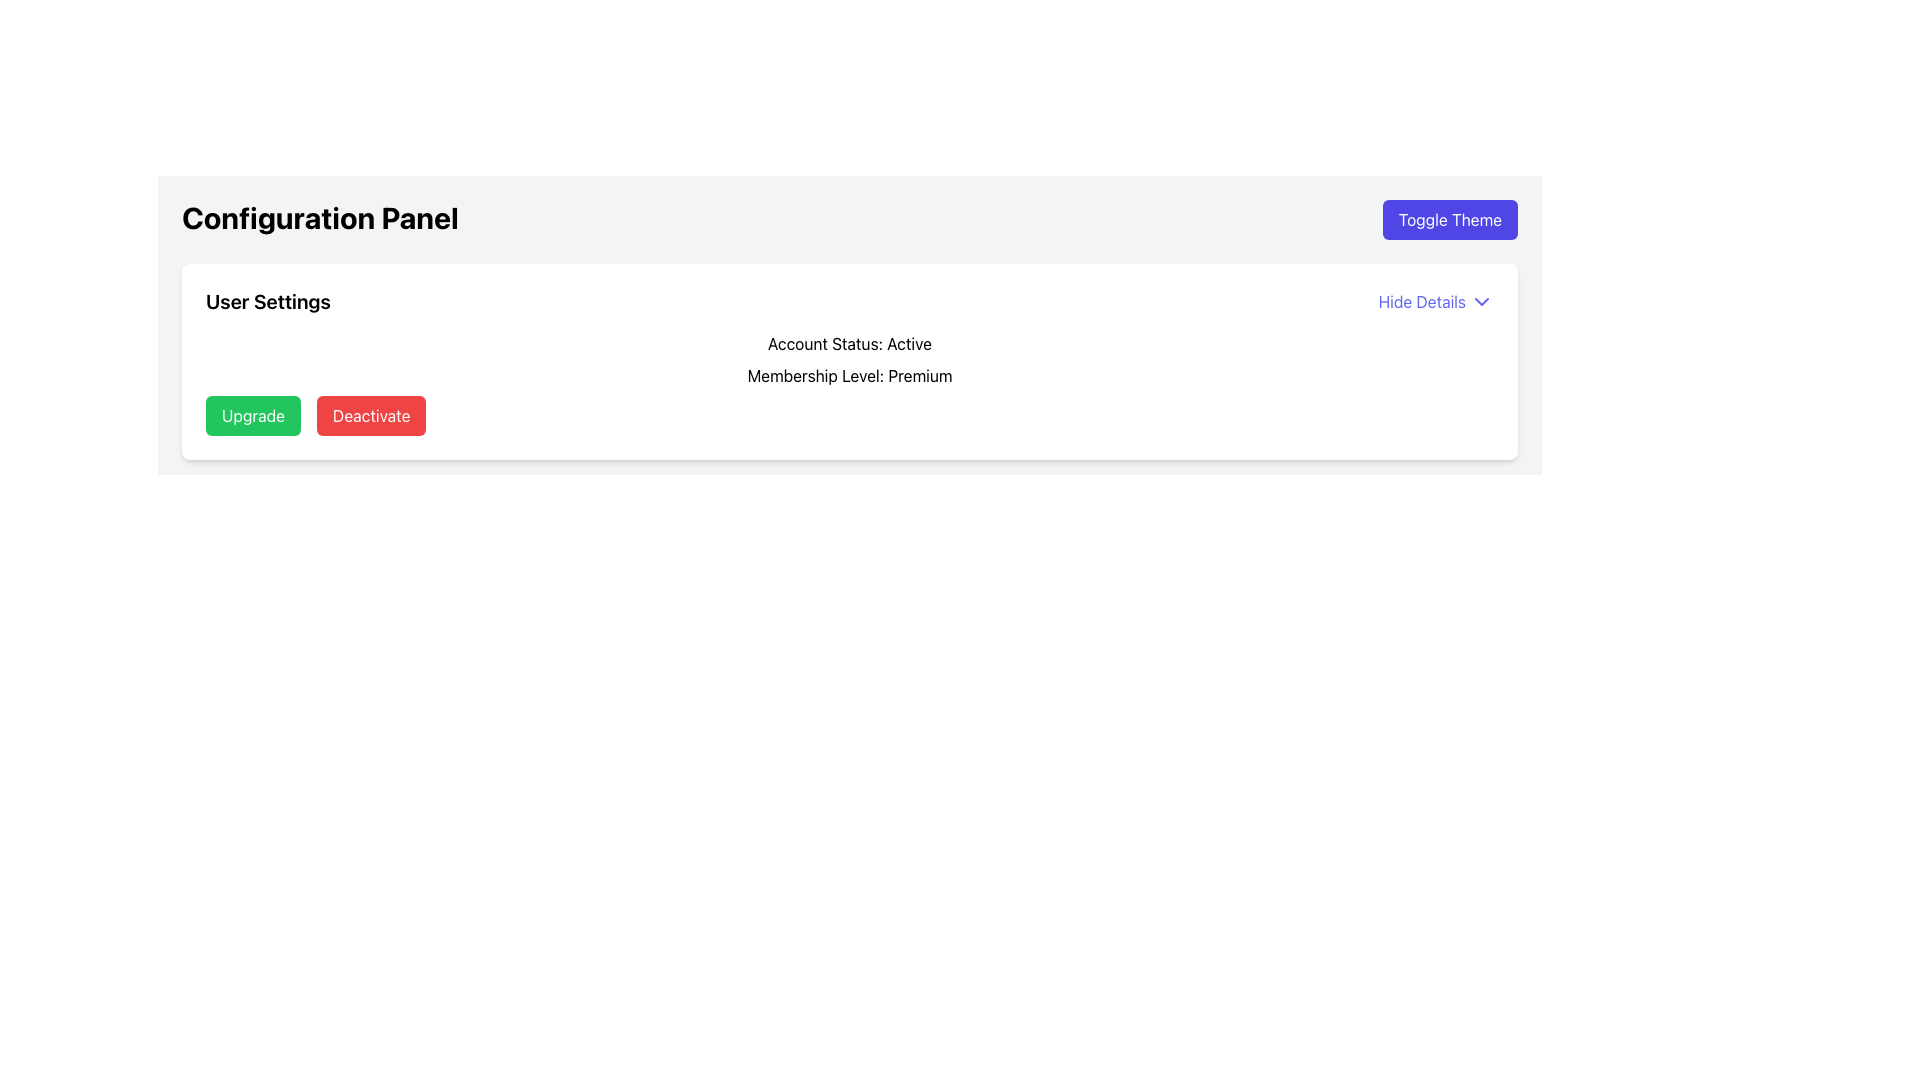 This screenshot has width=1920, height=1080. What do you see at coordinates (371, 415) in the screenshot?
I see `the red rectangular button labeled 'Deactivate' located in the bottom-left section of the user interface within the 'User Settings' panel` at bounding box center [371, 415].